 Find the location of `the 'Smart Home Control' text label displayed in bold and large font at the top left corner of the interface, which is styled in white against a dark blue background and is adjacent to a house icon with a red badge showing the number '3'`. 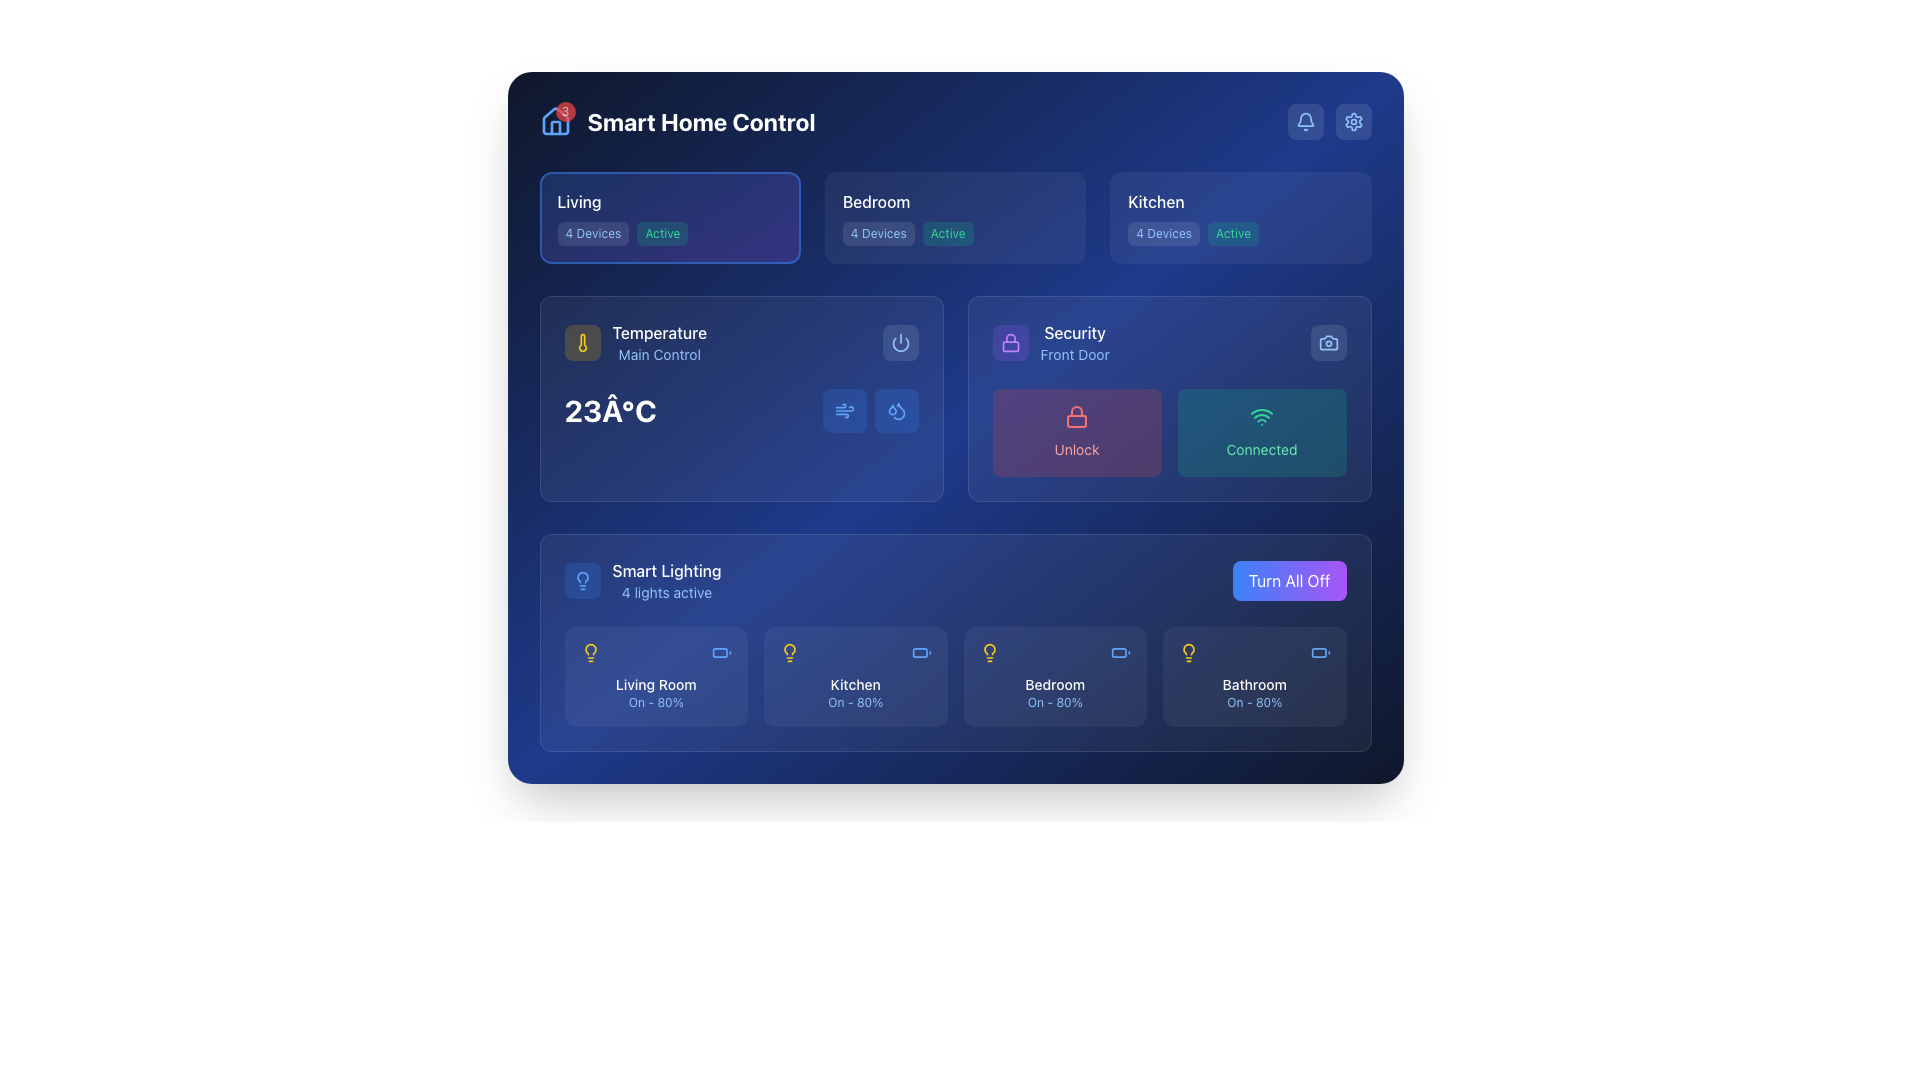

the 'Smart Home Control' text label displayed in bold and large font at the top left corner of the interface, which is styled in white against a dark blue background and is adjacent to a house icon with a red badge showing the number '3' is located at coordinates (677, 122).